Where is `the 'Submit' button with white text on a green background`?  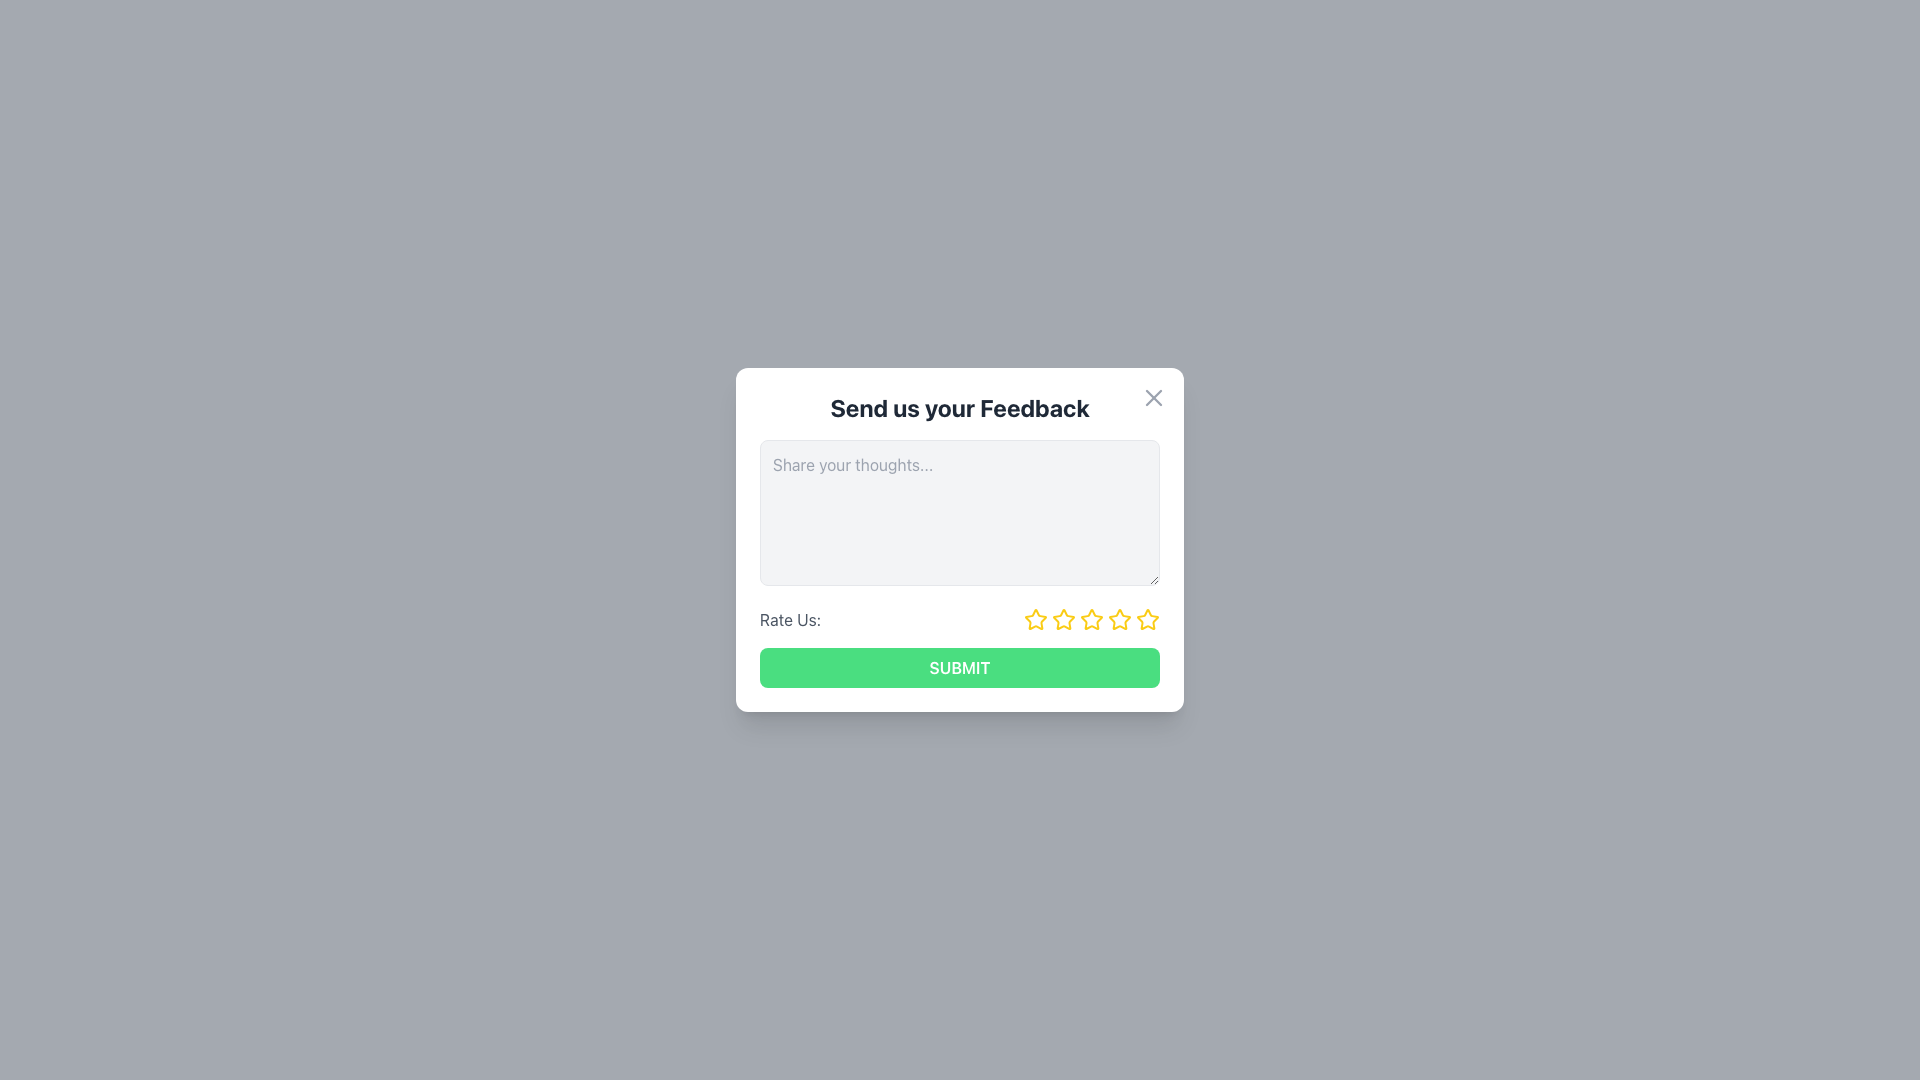
the 'Submit' button with white text on a green background is located at coordinates (960, 667).